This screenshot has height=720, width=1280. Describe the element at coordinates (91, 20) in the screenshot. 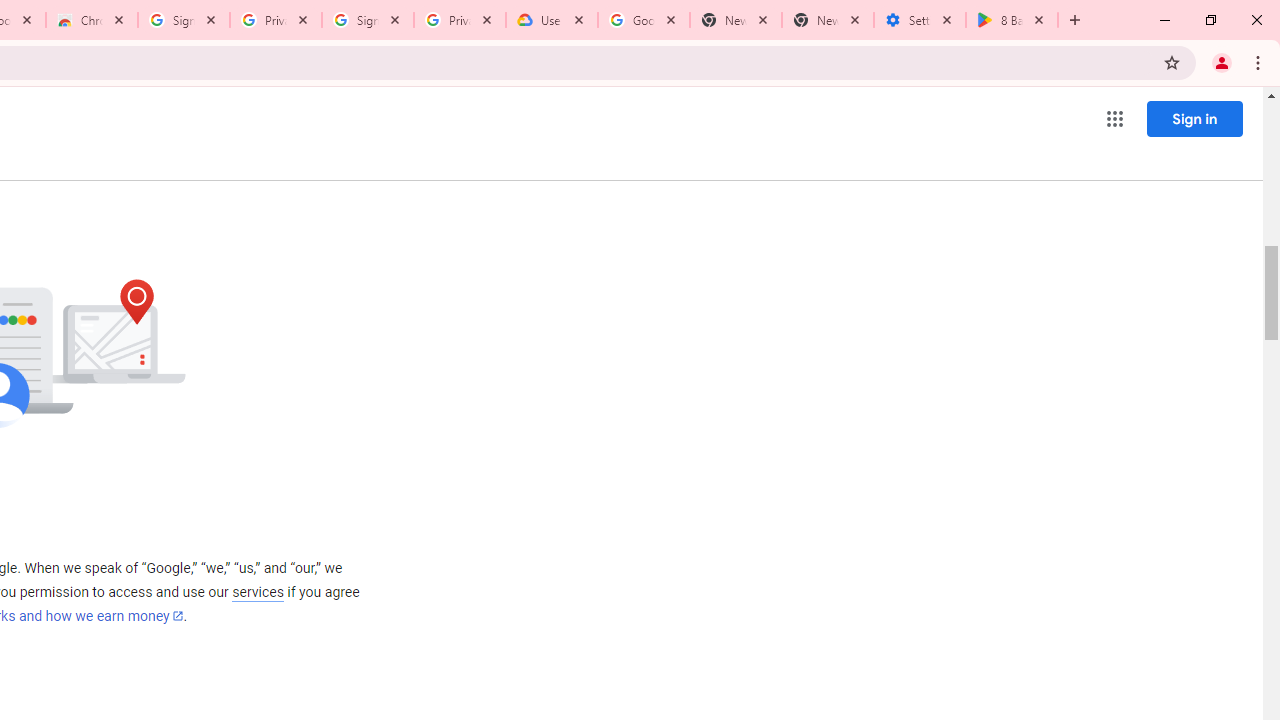

I see `'Chrome Web Store - Color themes by Chrome'` at that location.